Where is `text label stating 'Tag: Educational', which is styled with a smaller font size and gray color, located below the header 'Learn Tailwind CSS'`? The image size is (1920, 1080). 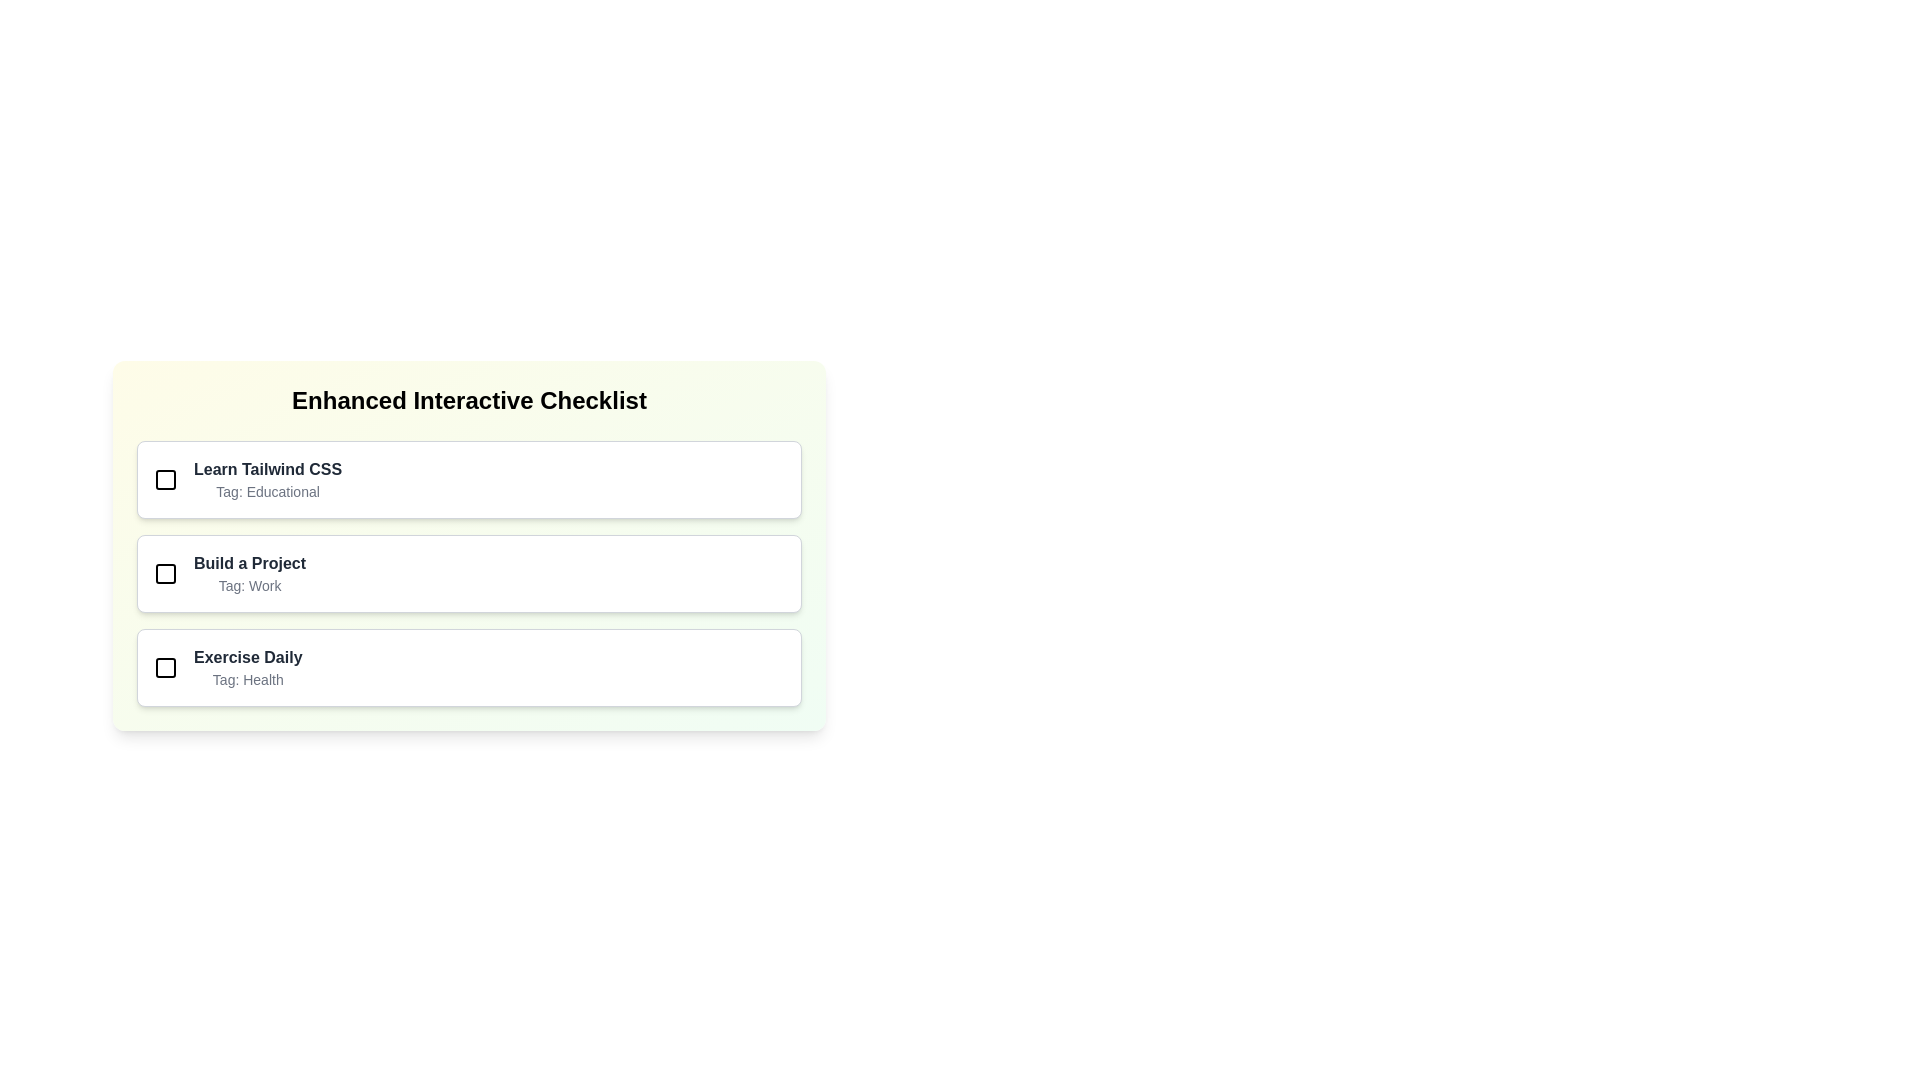 text label stating 'Tag: Educational', which is styled with a smaller font size and gray color, located below the header 'Learn Tailwind CSS' is located at coordinates (267, 492).